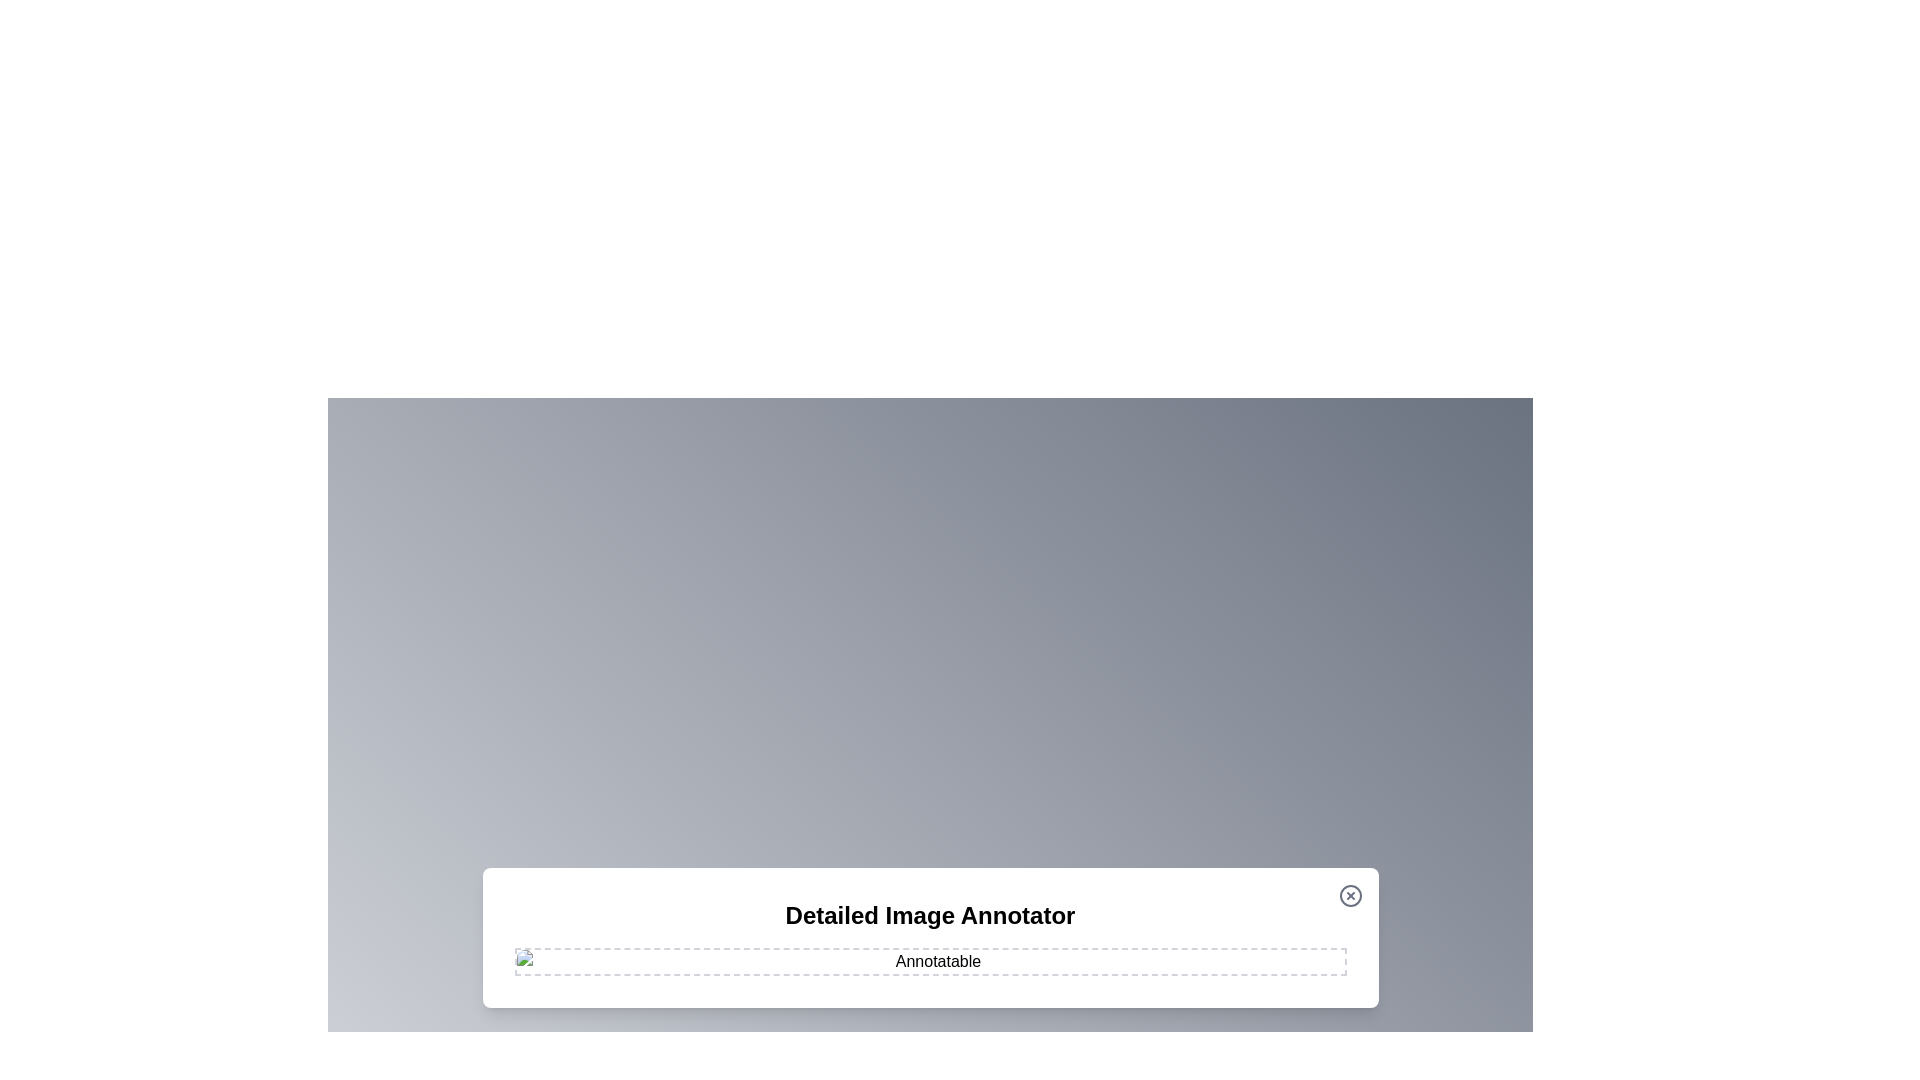 The image size is (1920, 1080). What do you see at coordinates (1069, 948) in the screenshot?
I see `the image at coordinates (1070, 950) to add an annotation` at bounding box center [1069, 948].